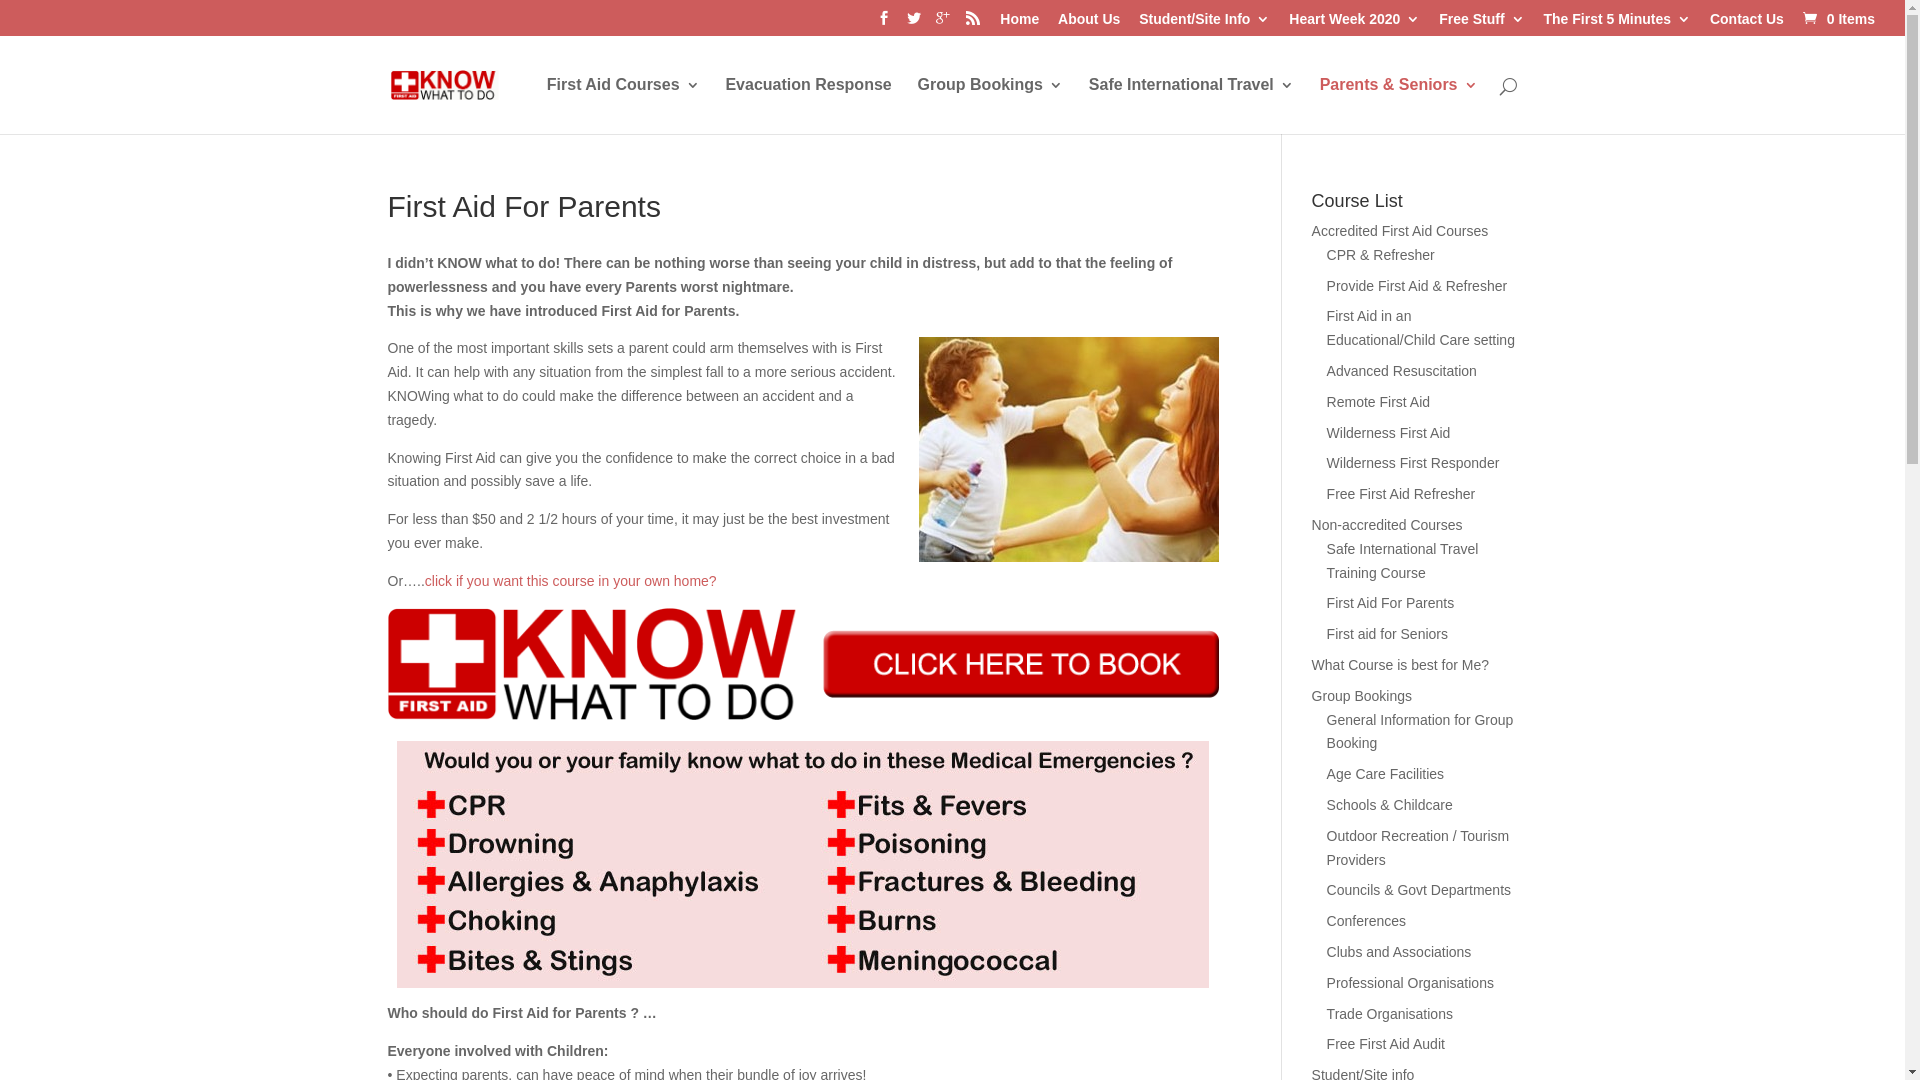 The width and height of the screenshot is (1920, 1080). What do you see at coordinates (570, 581) in the screenshot?
I see `'click if you want this course in your own home?'` at bounding box center [570, 581].